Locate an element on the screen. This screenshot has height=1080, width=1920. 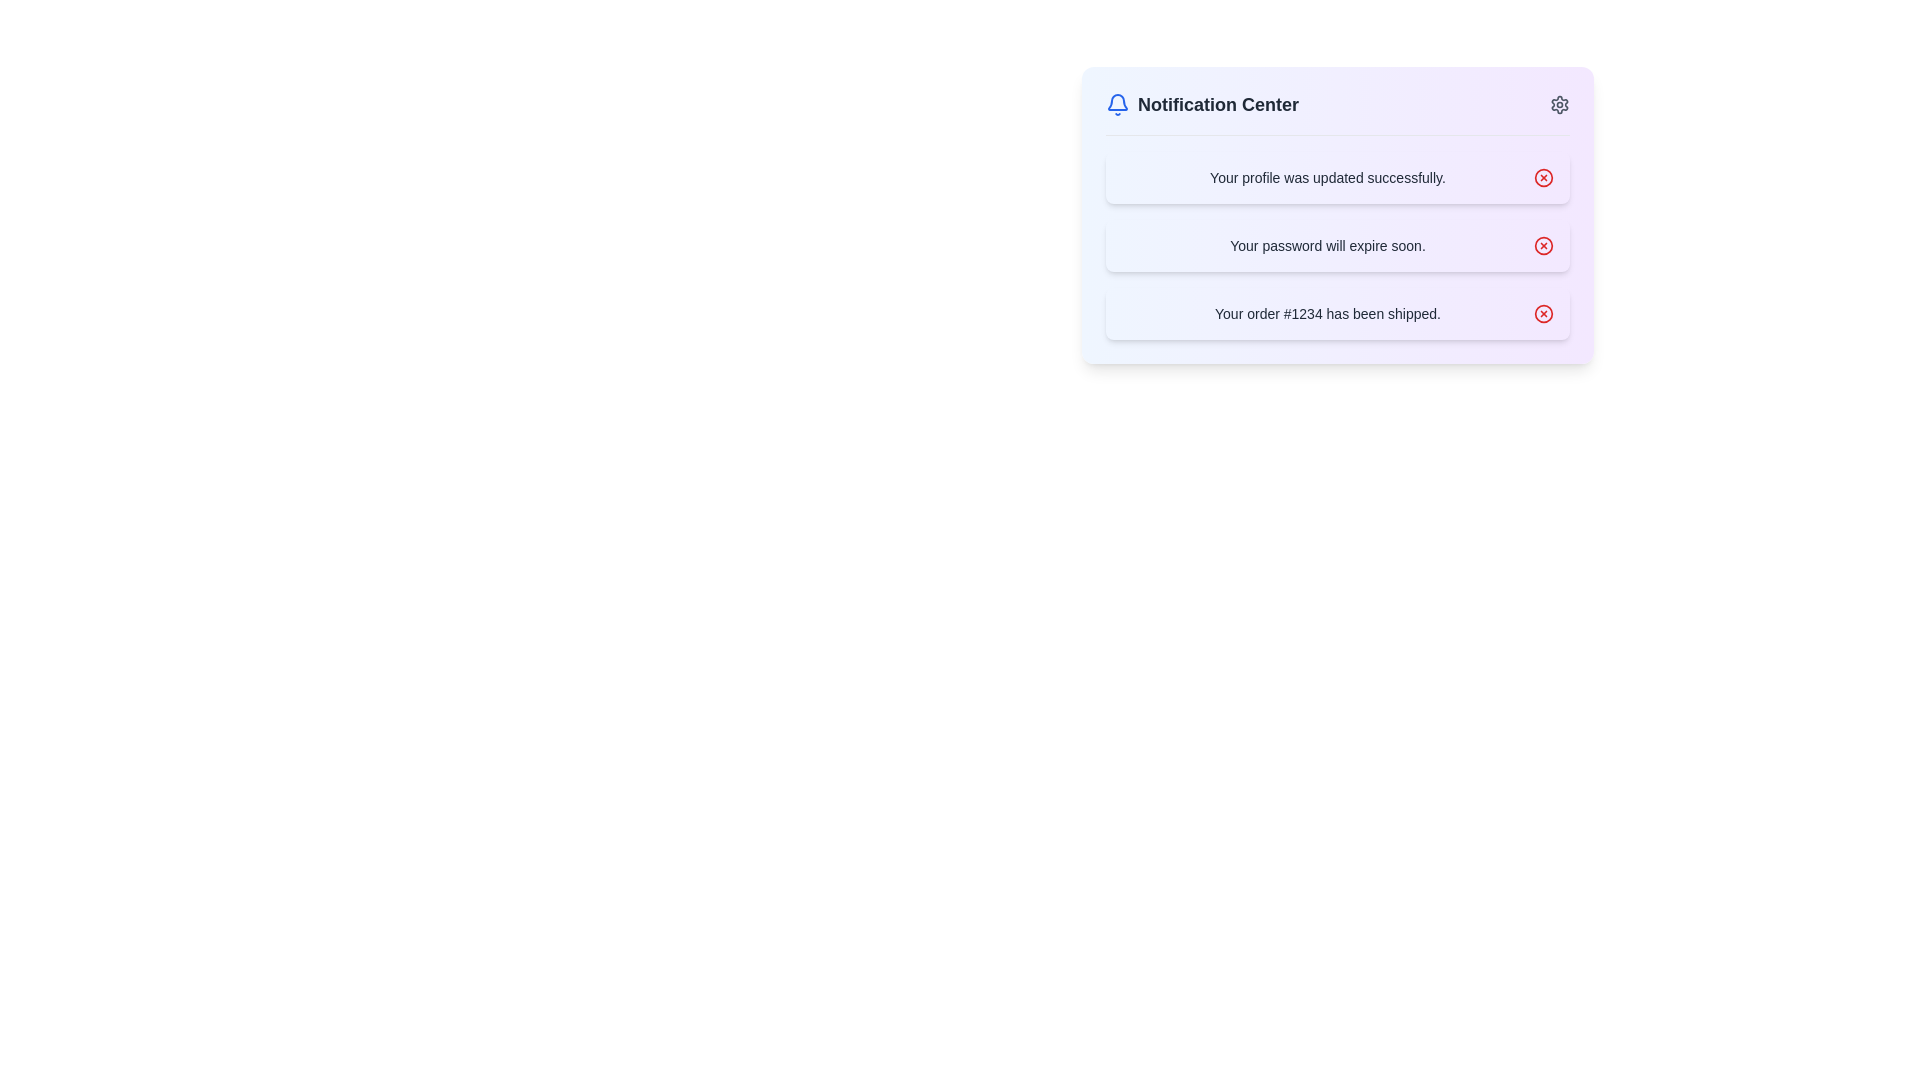
the dismiss button icon located at the right end of the 'Your order #1234 has been shipped' notification is located at coordinates (1543, 313).